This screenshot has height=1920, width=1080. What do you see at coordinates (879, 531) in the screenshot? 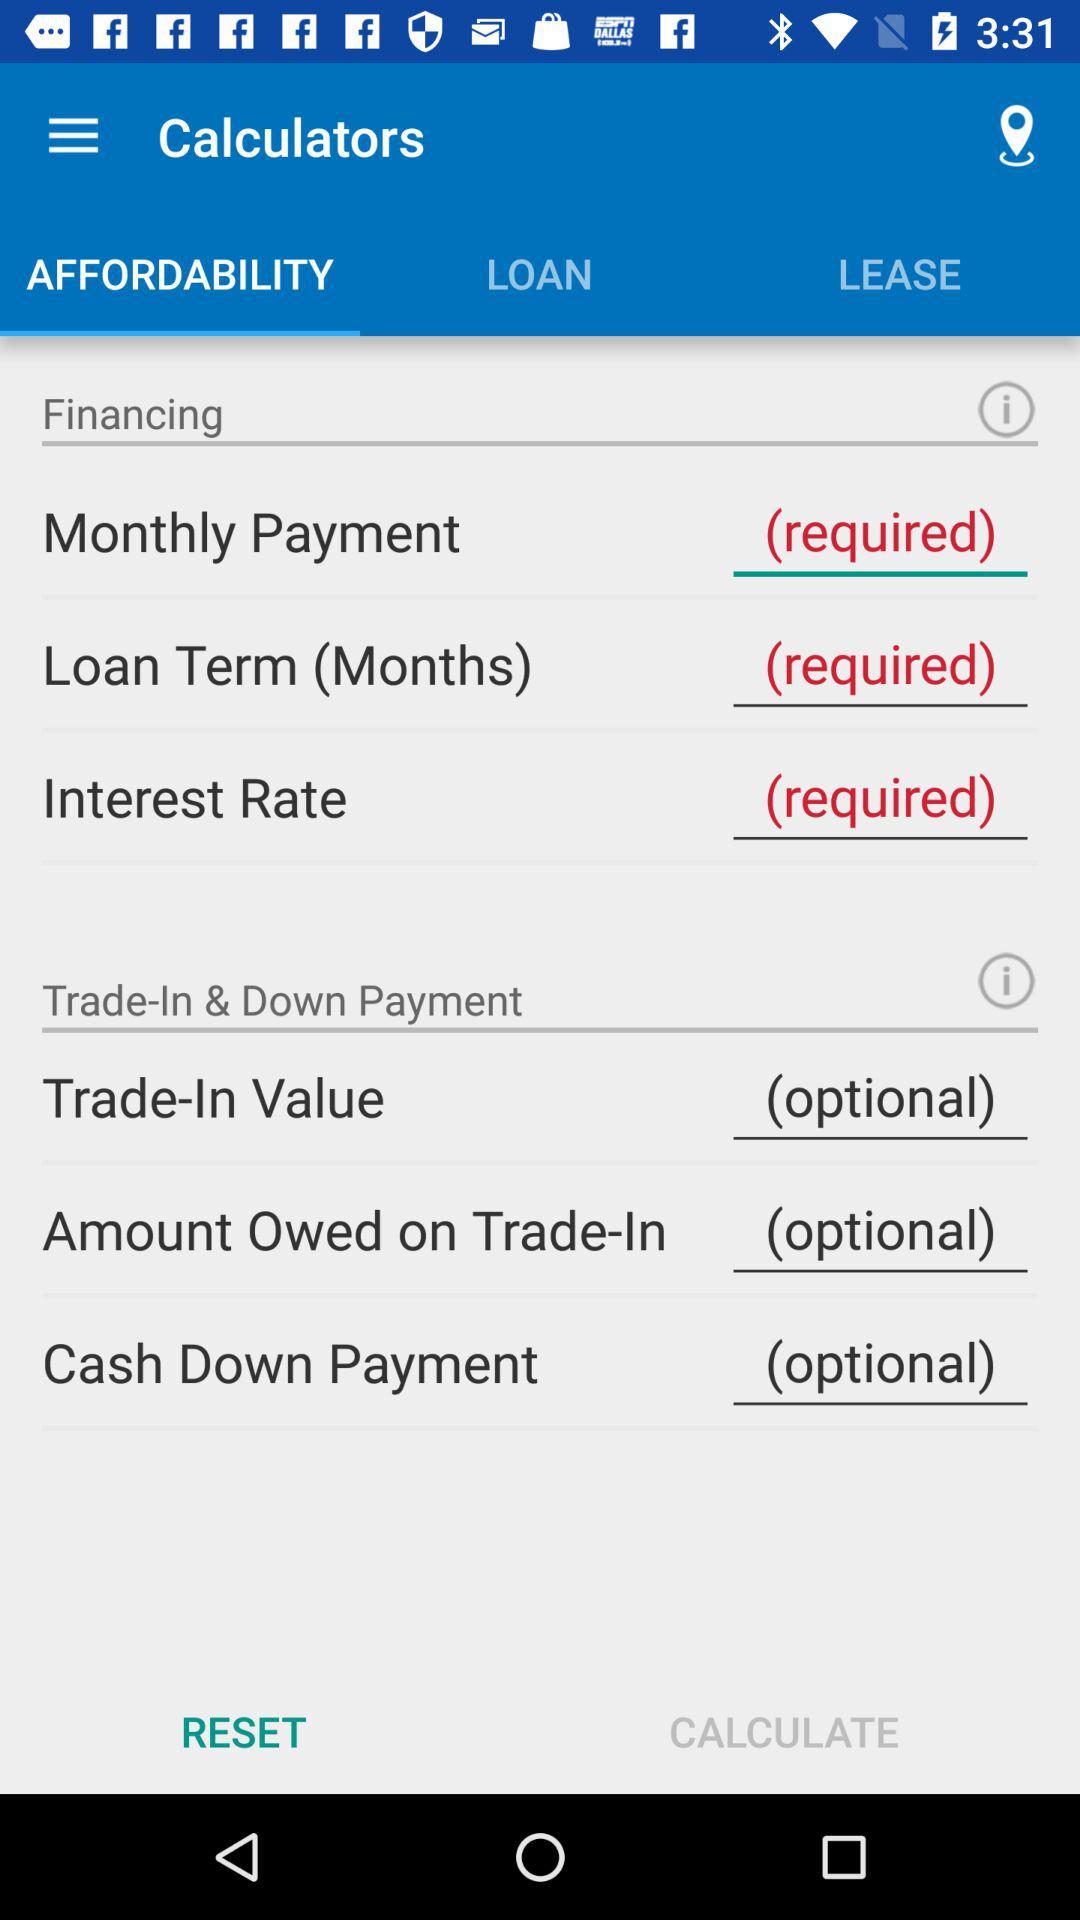
I see `input monthly payment amount` at bounding box center [879, 531].